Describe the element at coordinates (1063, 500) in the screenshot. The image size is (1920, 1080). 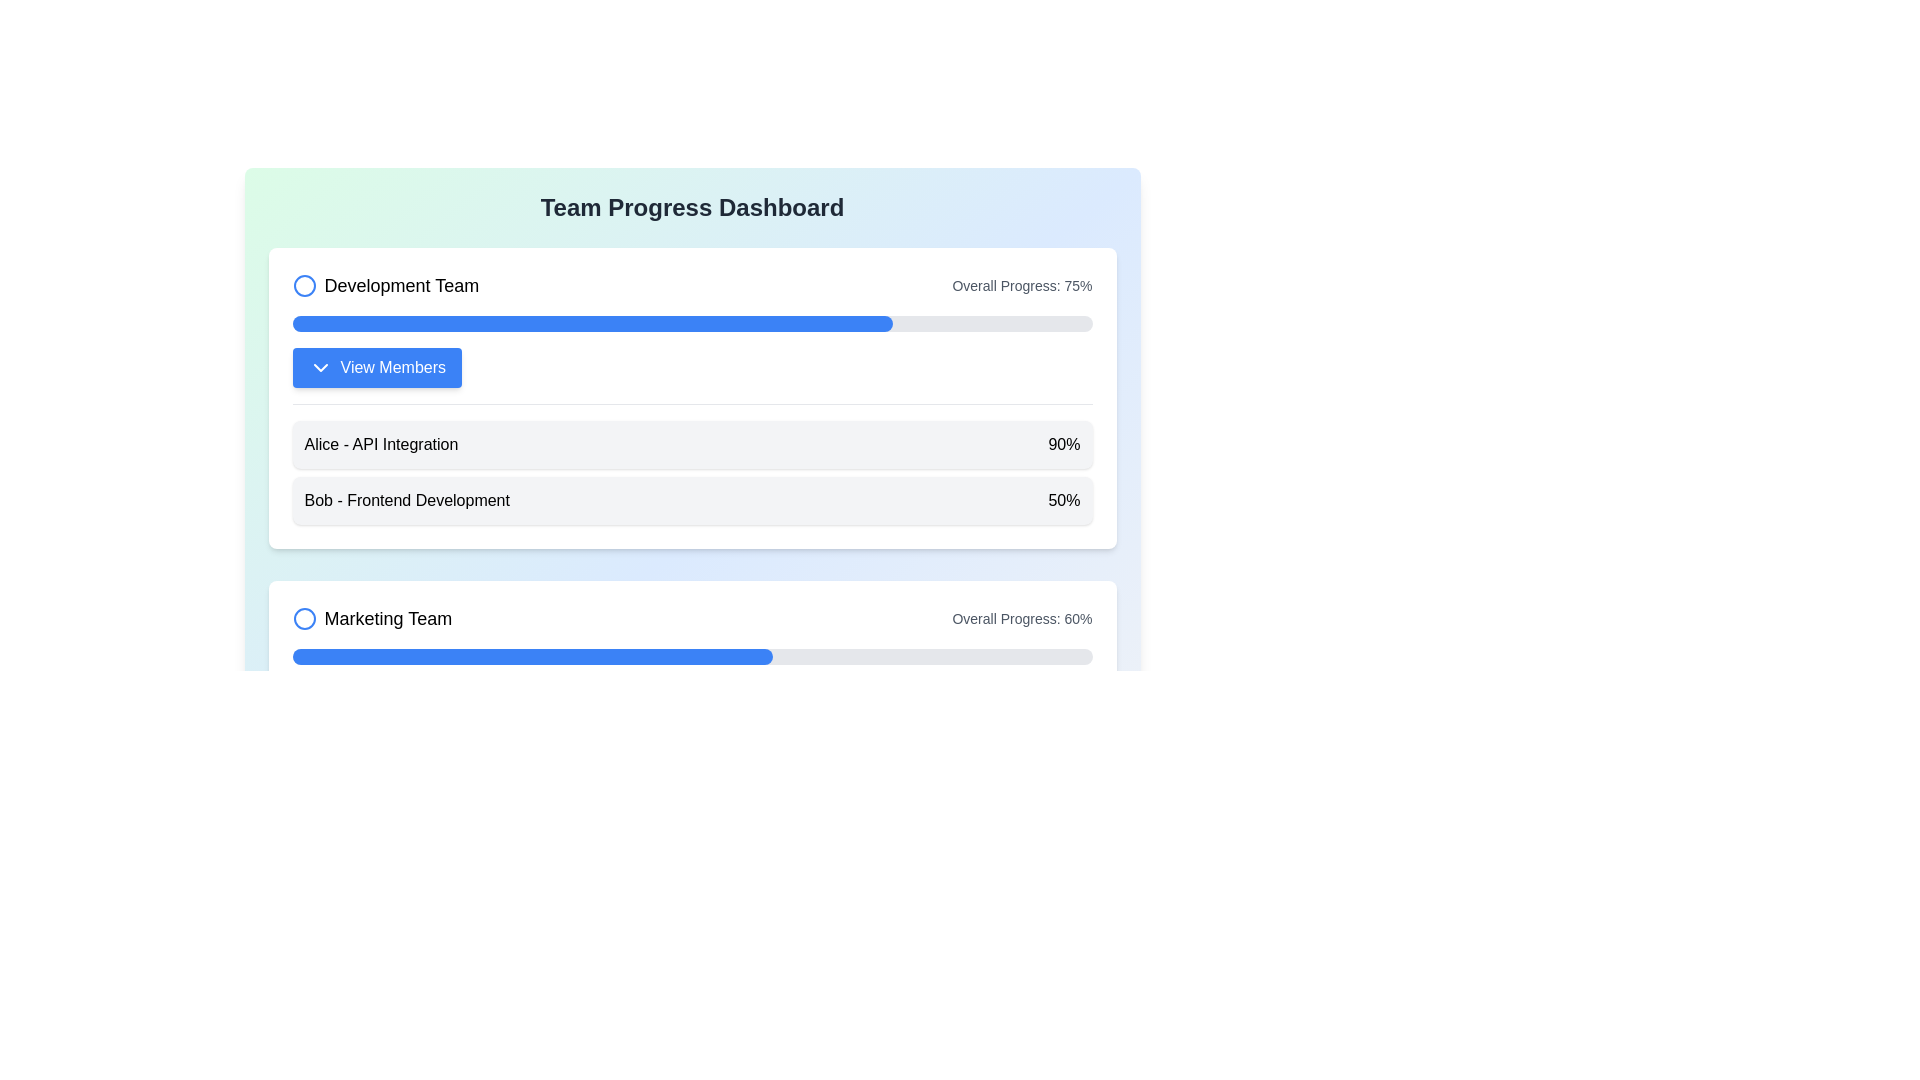
I see `progress percentage value from the label displaying '50%' which is styled in bold black font on a light gray background, adjacent to 'Bob - Frontend Development'` at that location.